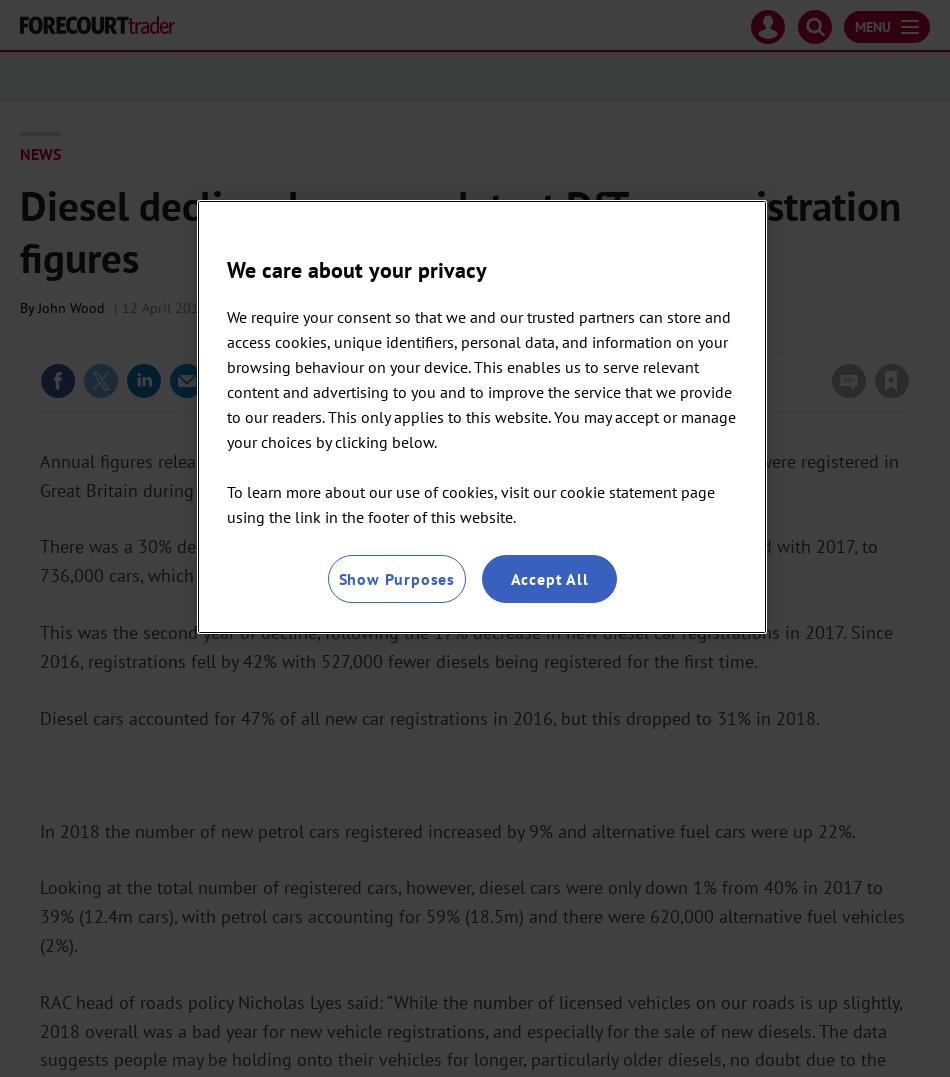 This screenshot has height=1077, width=950. I want to click on '12 April 2019', so click(164, 307).